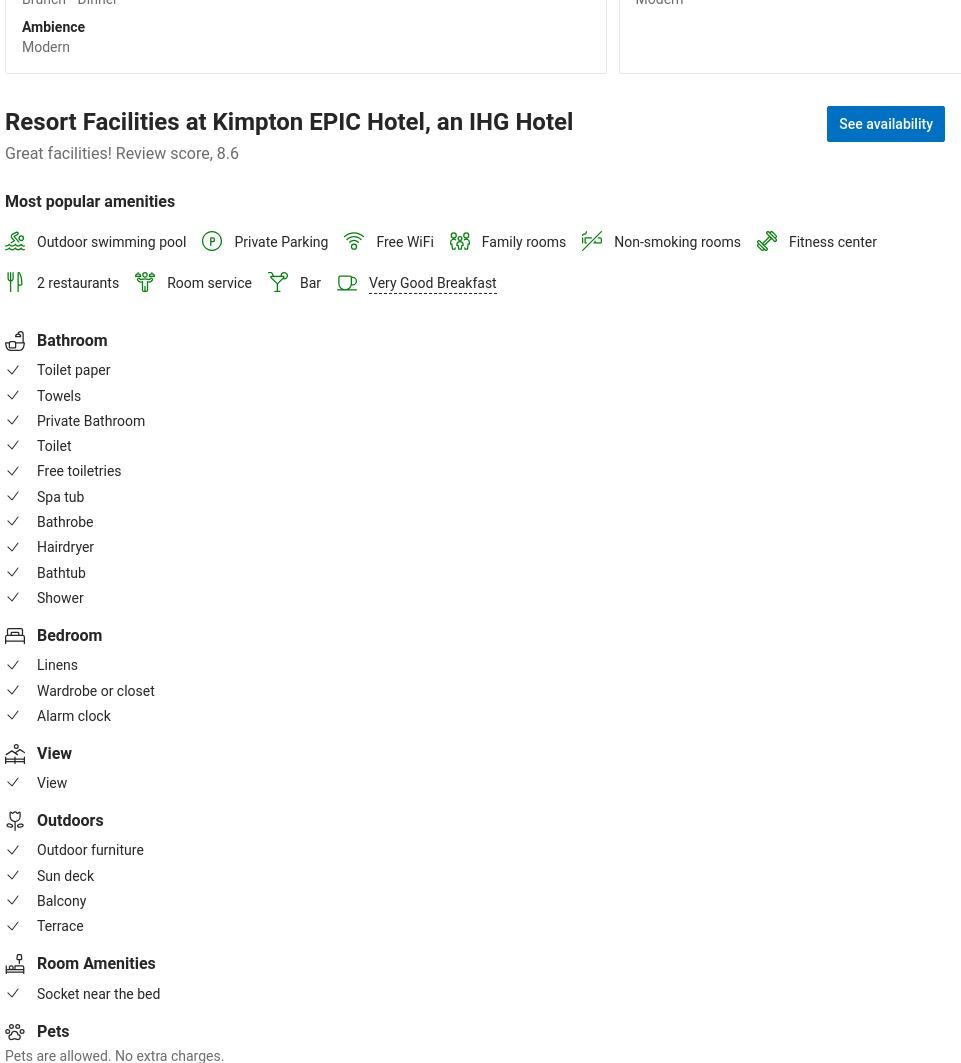 The height and width of the screenshot is (1063, 961). What do you see at coordinates (209, 282) in the screenshot?
I see `'Room service'` at bounding box center [209, 282].